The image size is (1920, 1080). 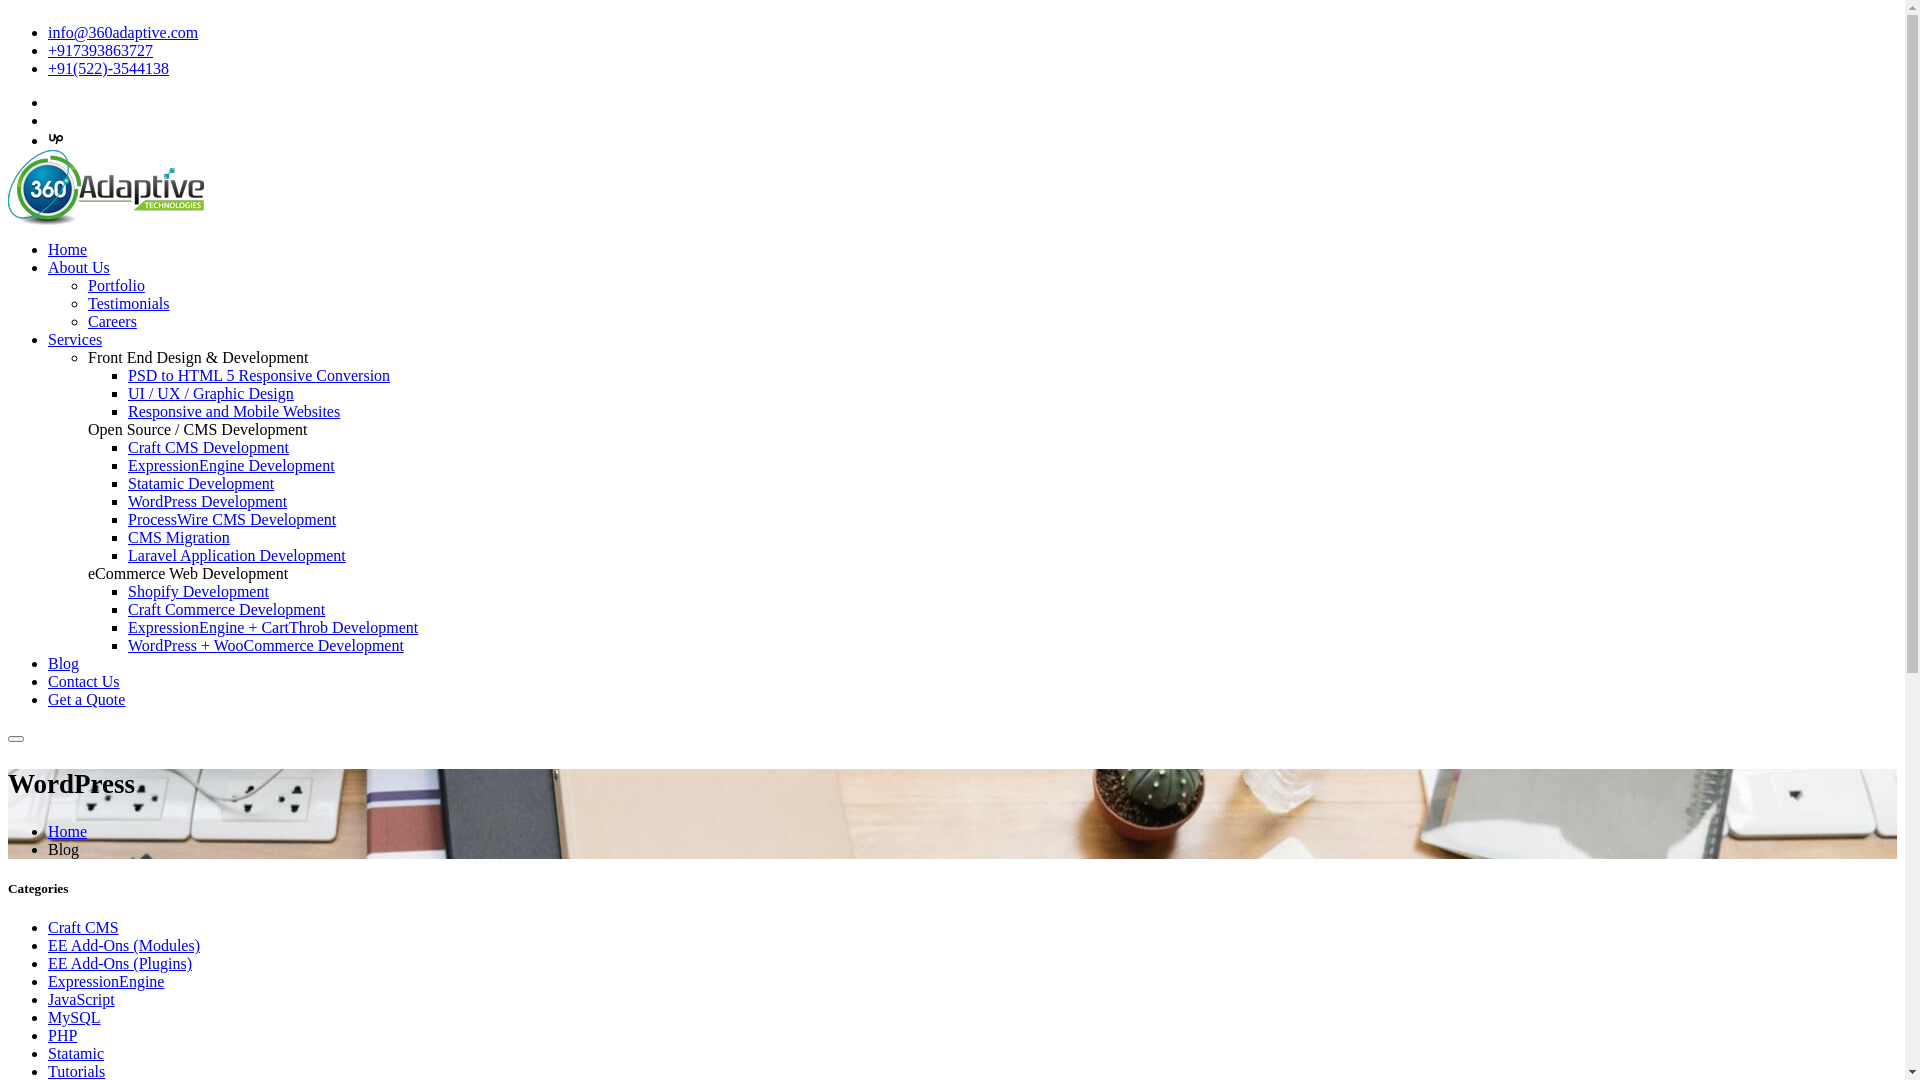 What do you see at coordinates (62, 1035) in the screenshot?
I see `'PHP'` at bounding box center [62, 1035].